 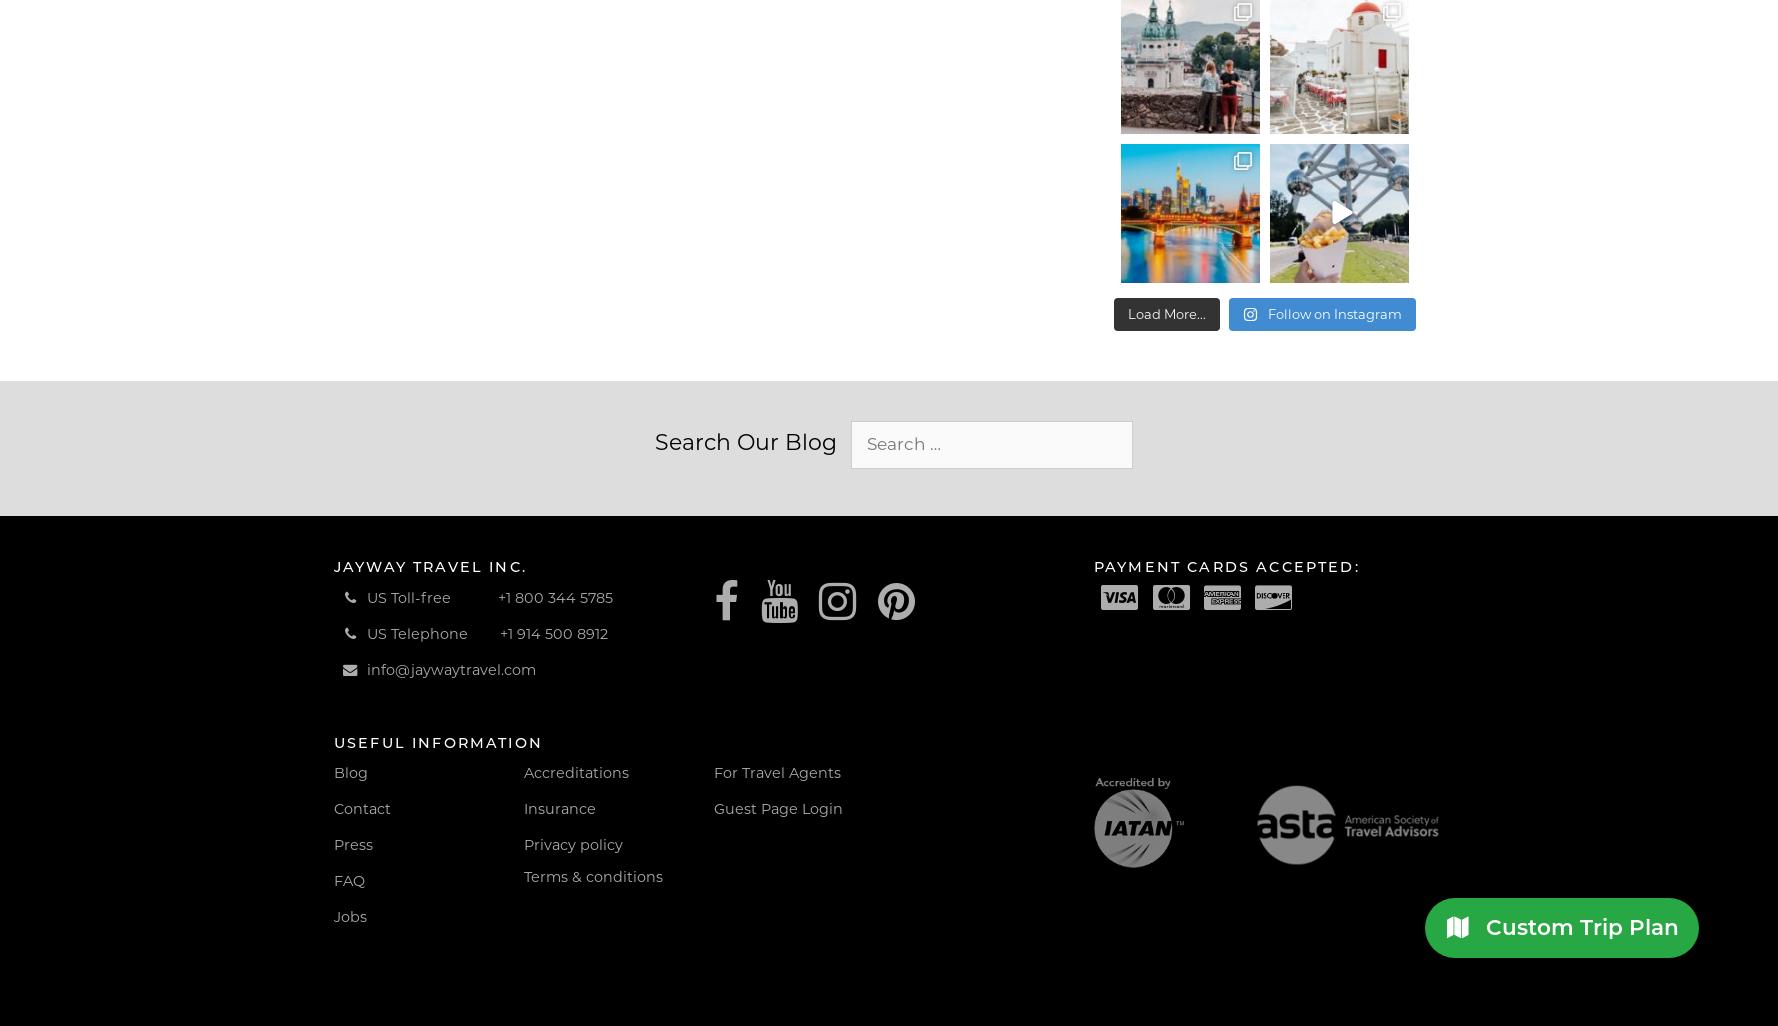 What do you see at coordinates (552, 633) in the screenshot?
I see `'+1 914 500 8912'` at bounding box center [552, 633].